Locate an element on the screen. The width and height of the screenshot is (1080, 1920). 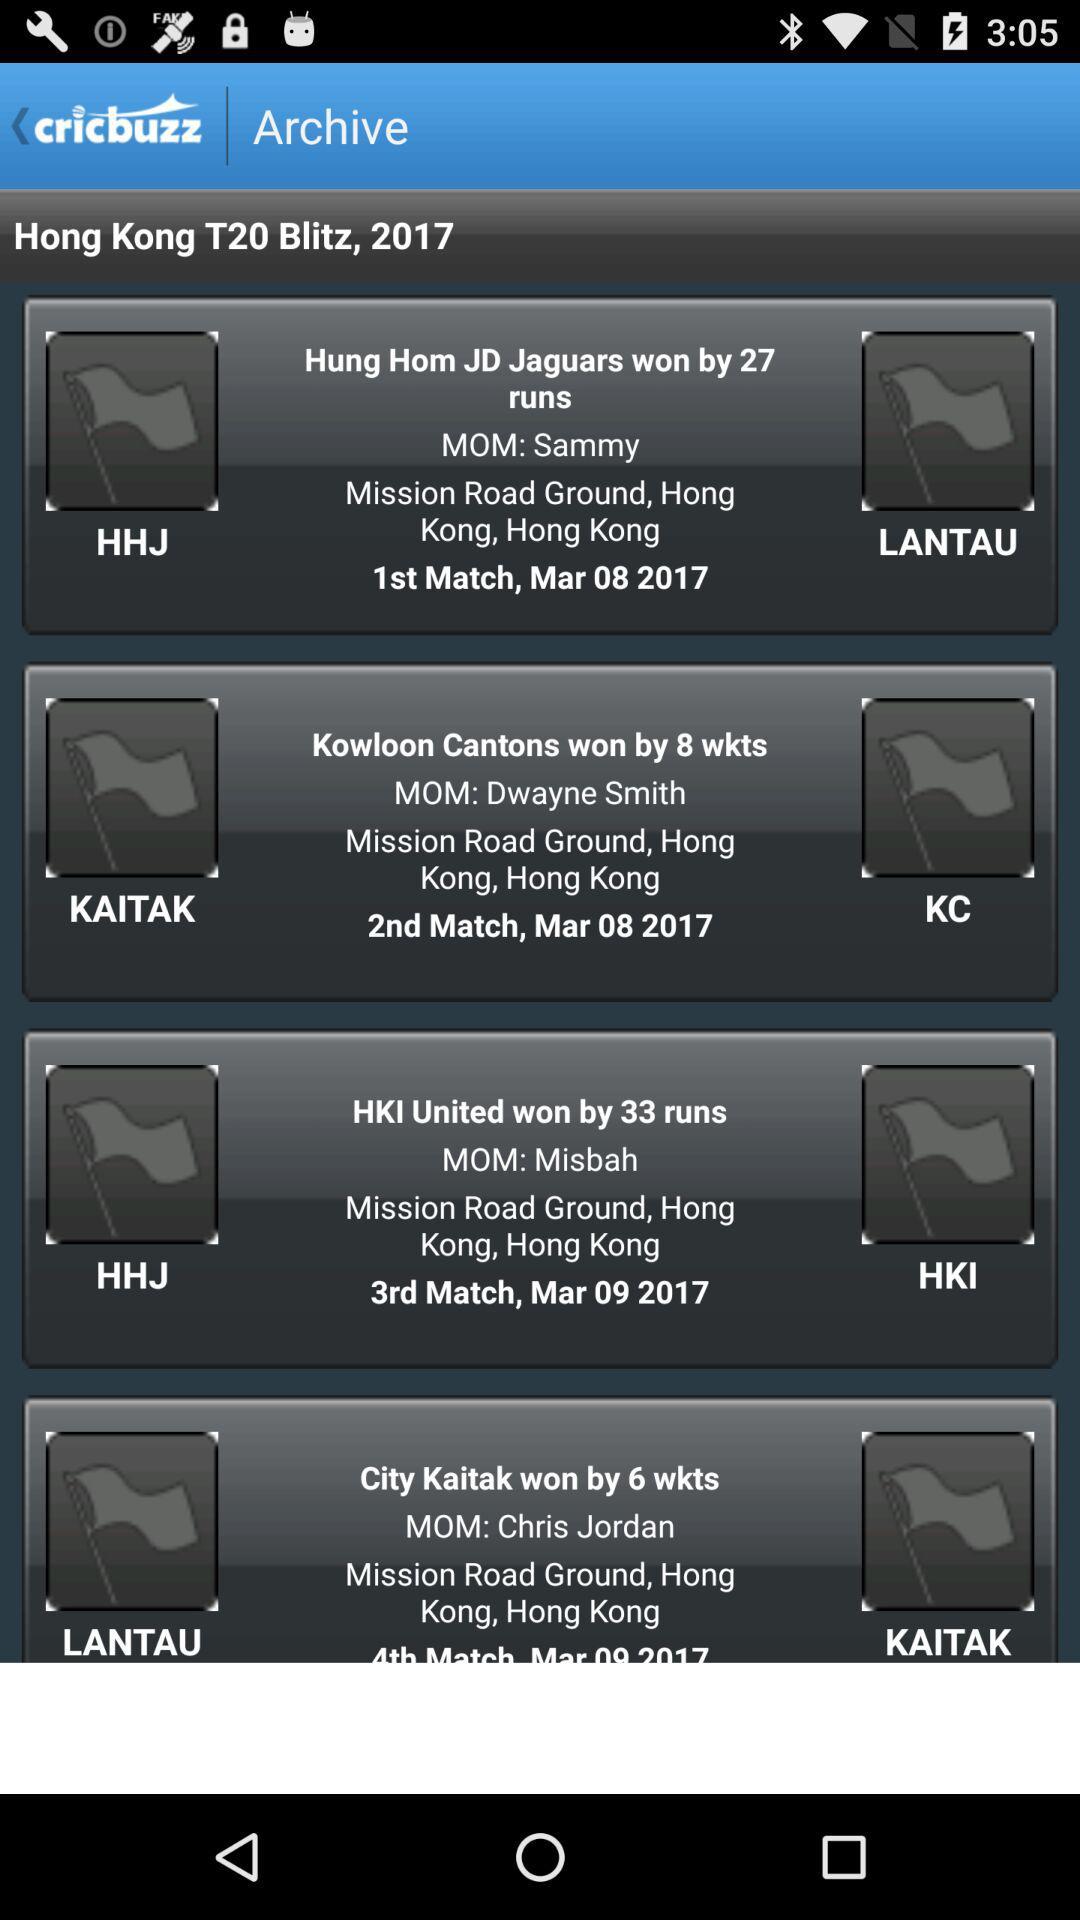
kc app is located at coordinates (947, 906).